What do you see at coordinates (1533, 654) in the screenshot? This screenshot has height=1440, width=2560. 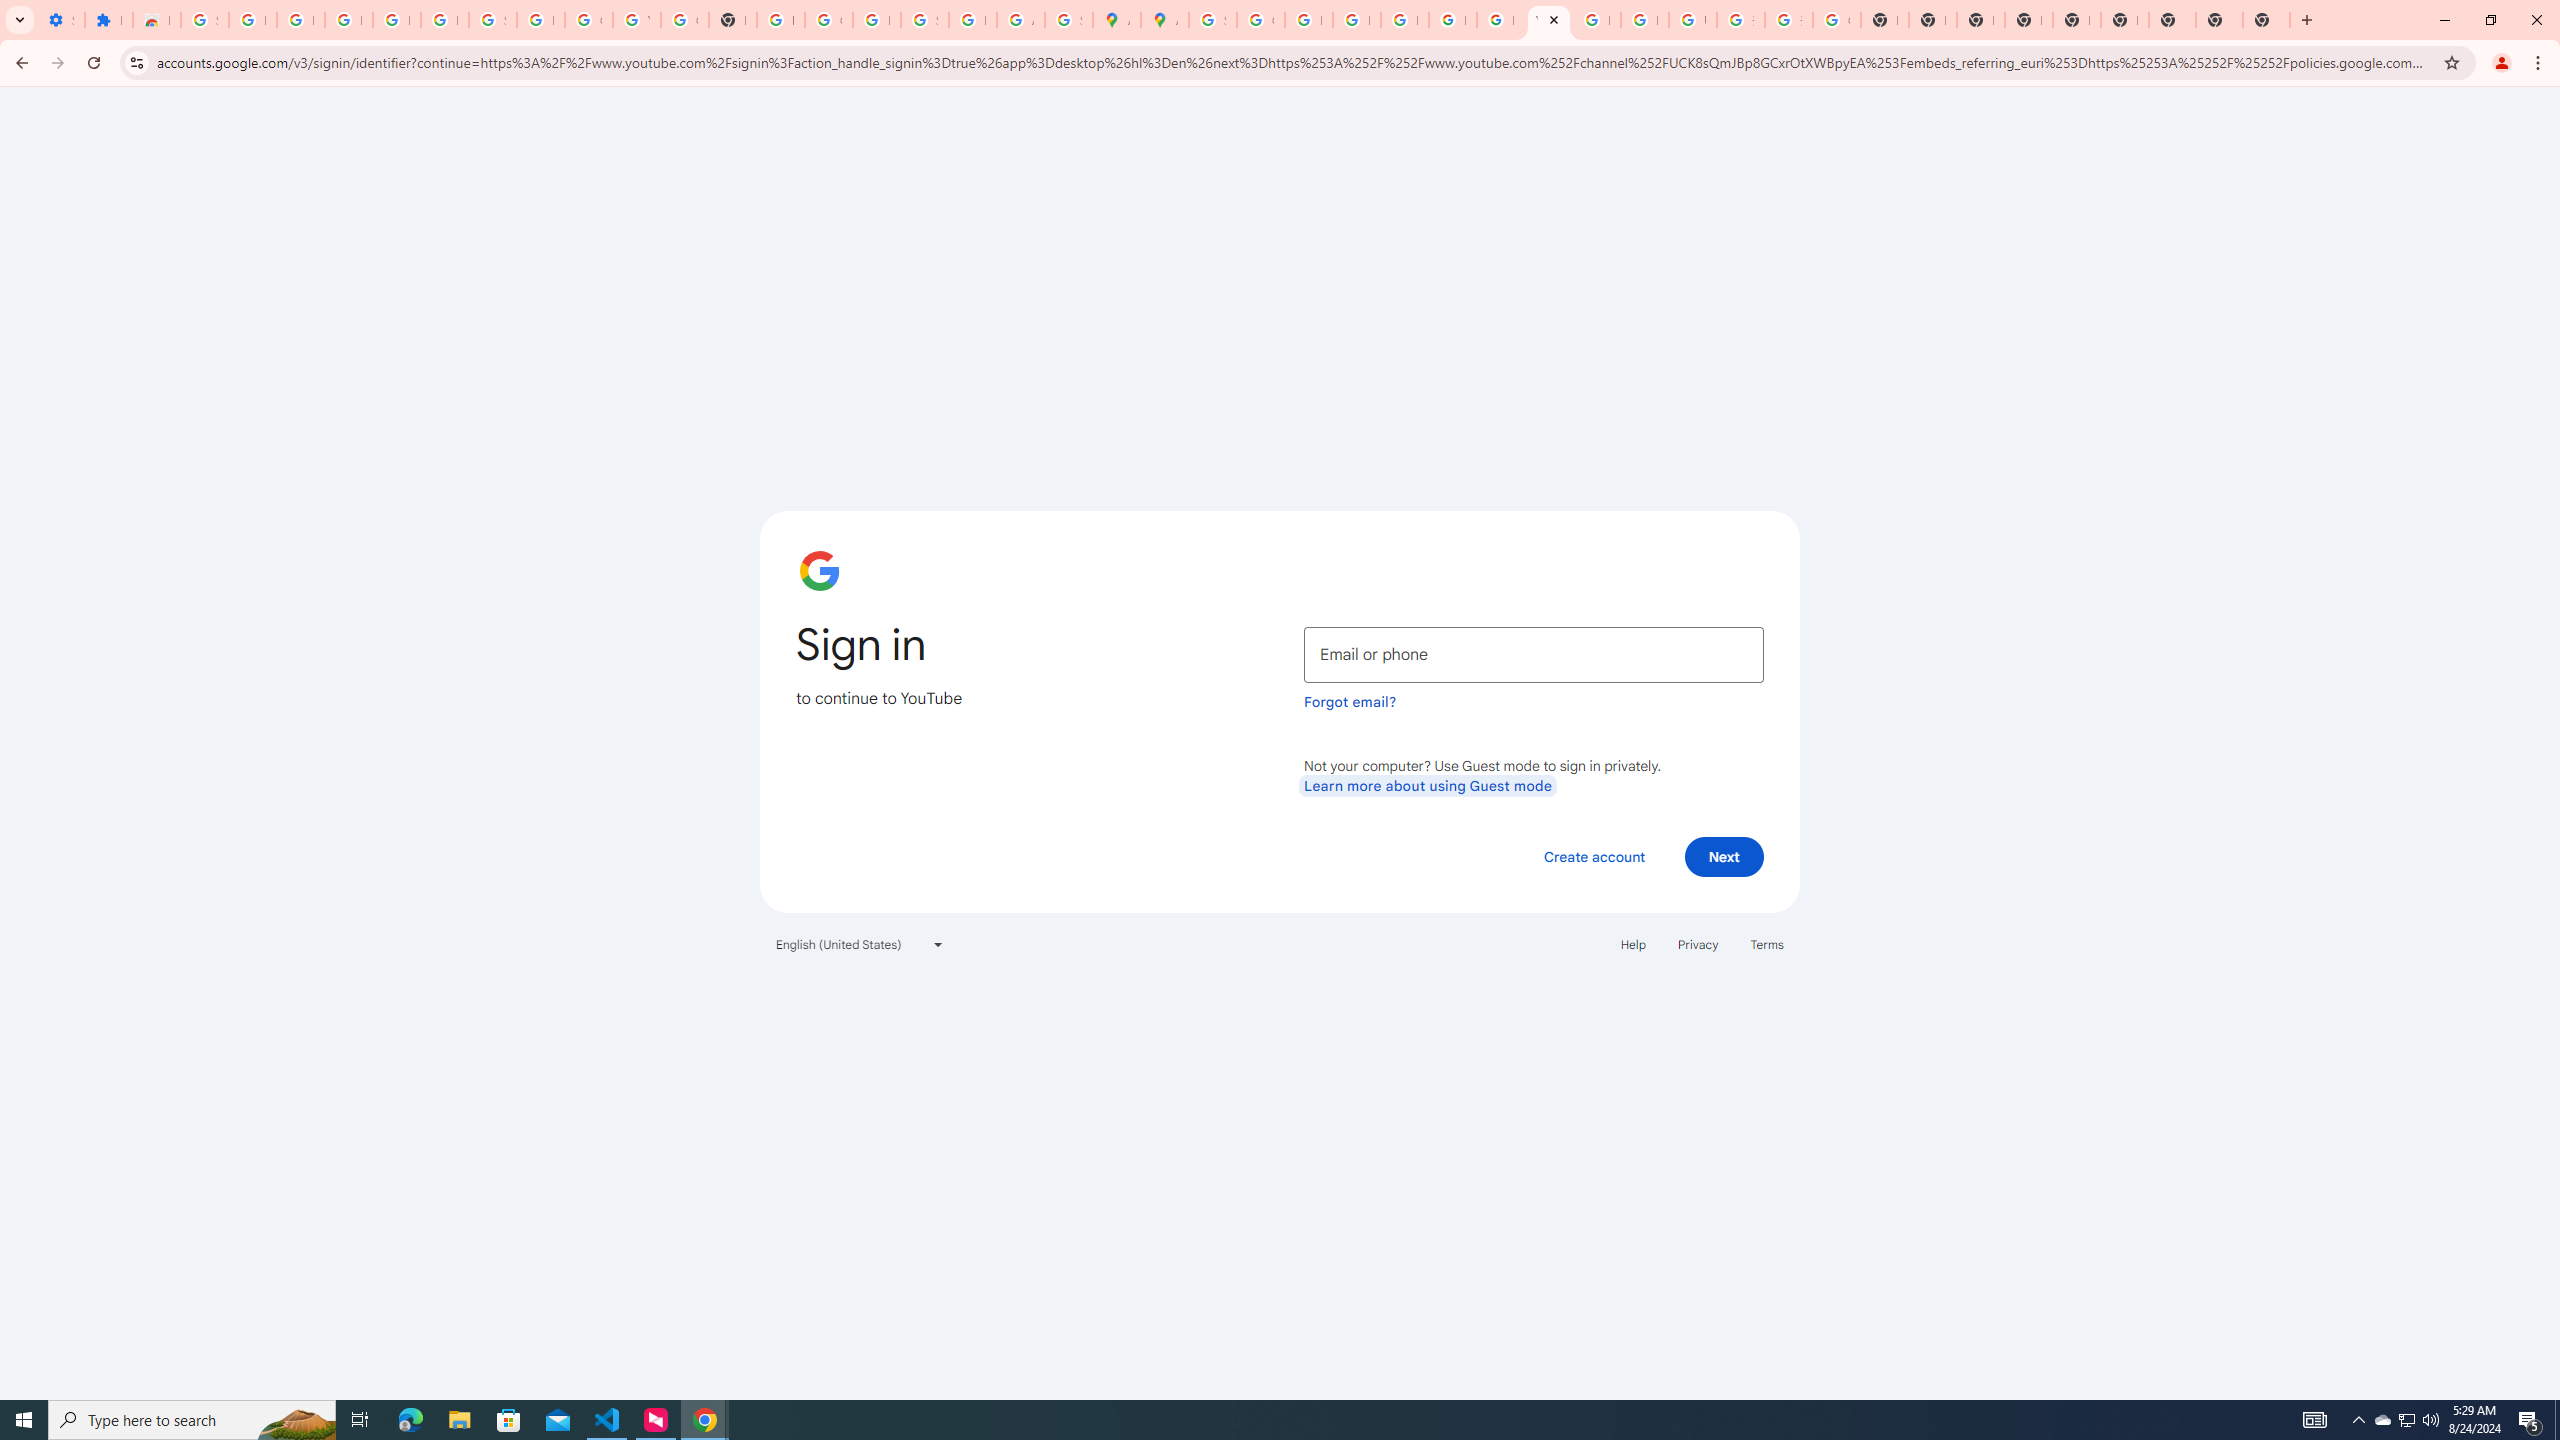 I see `'Email or phone'` at bounding box center [1533, 654].